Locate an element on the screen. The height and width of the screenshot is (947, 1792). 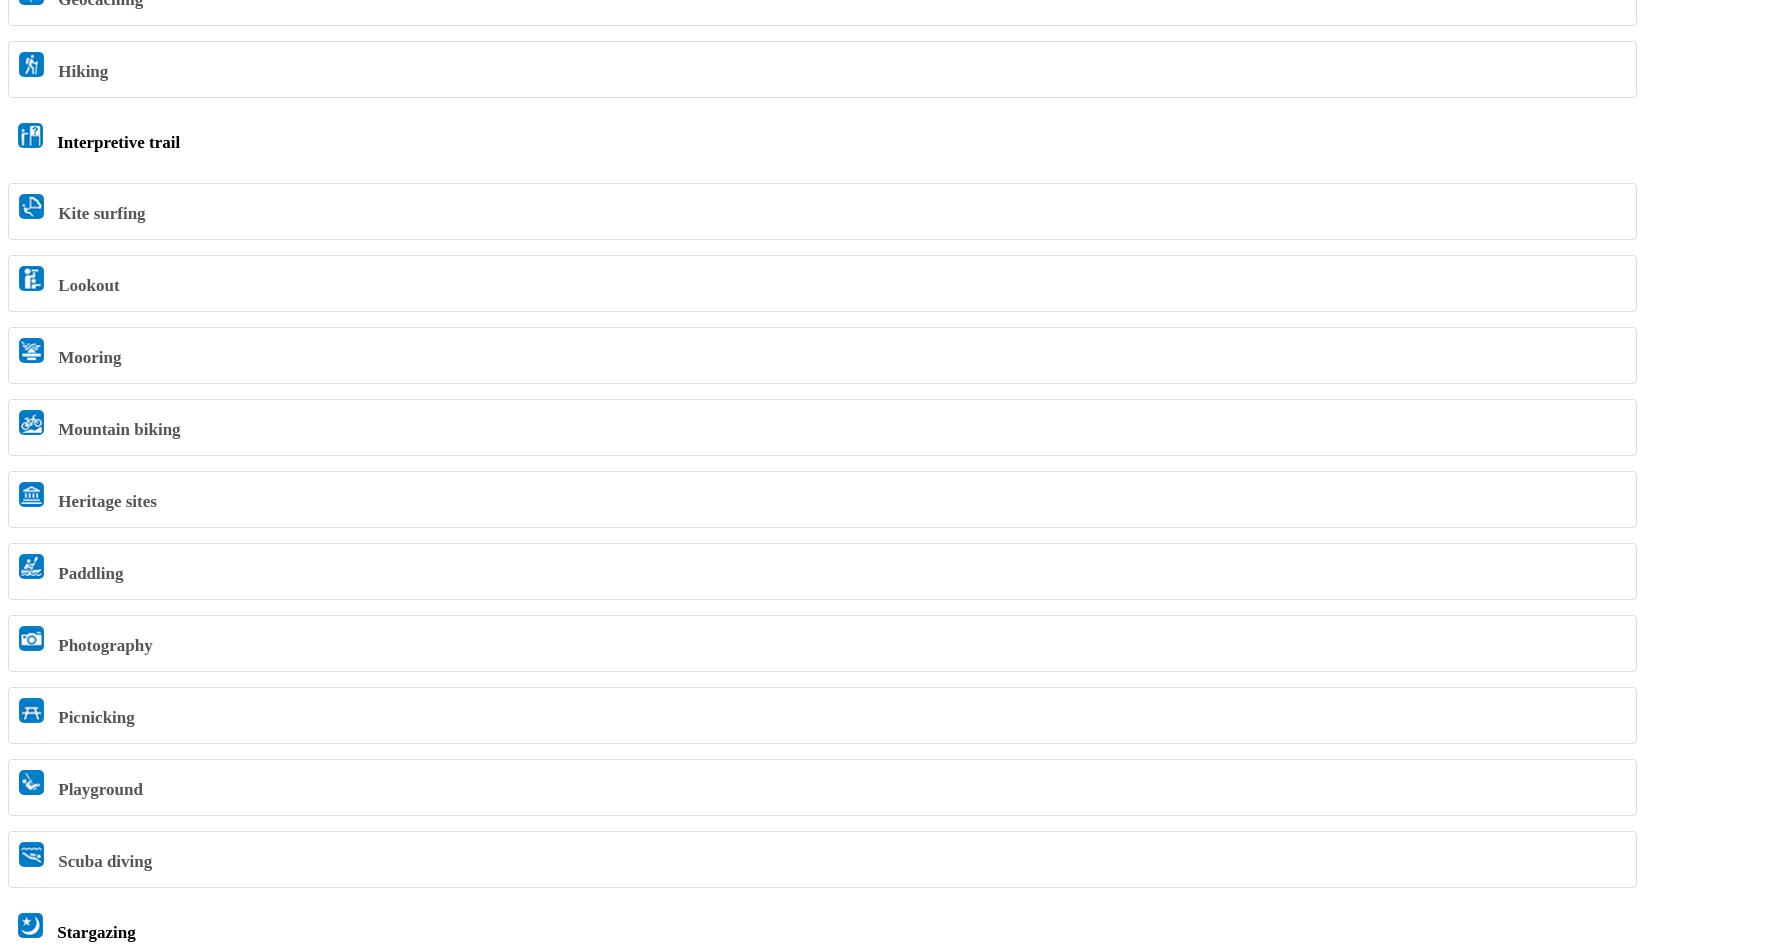
'Lookout' is located at coordinates (86, 284).